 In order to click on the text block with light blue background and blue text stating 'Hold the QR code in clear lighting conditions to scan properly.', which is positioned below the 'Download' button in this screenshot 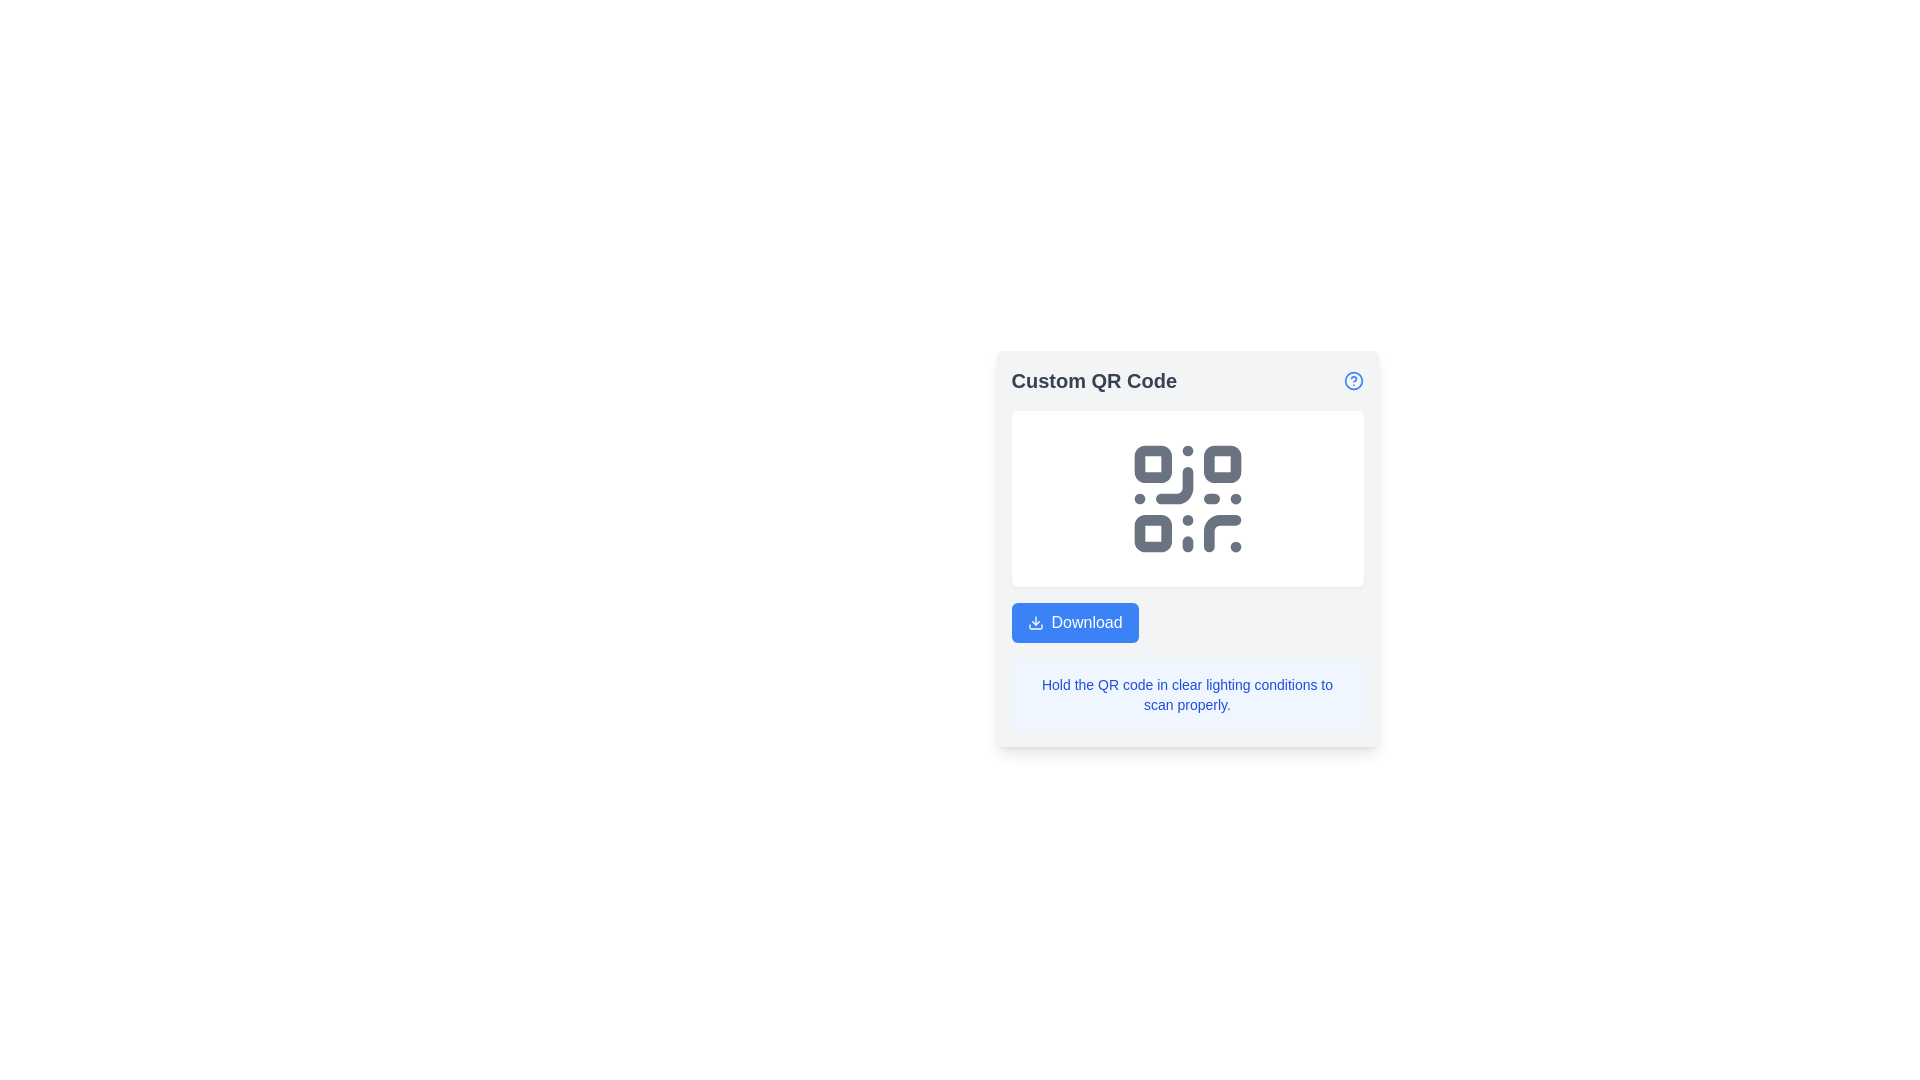, I will do `click(1187, 693)`.